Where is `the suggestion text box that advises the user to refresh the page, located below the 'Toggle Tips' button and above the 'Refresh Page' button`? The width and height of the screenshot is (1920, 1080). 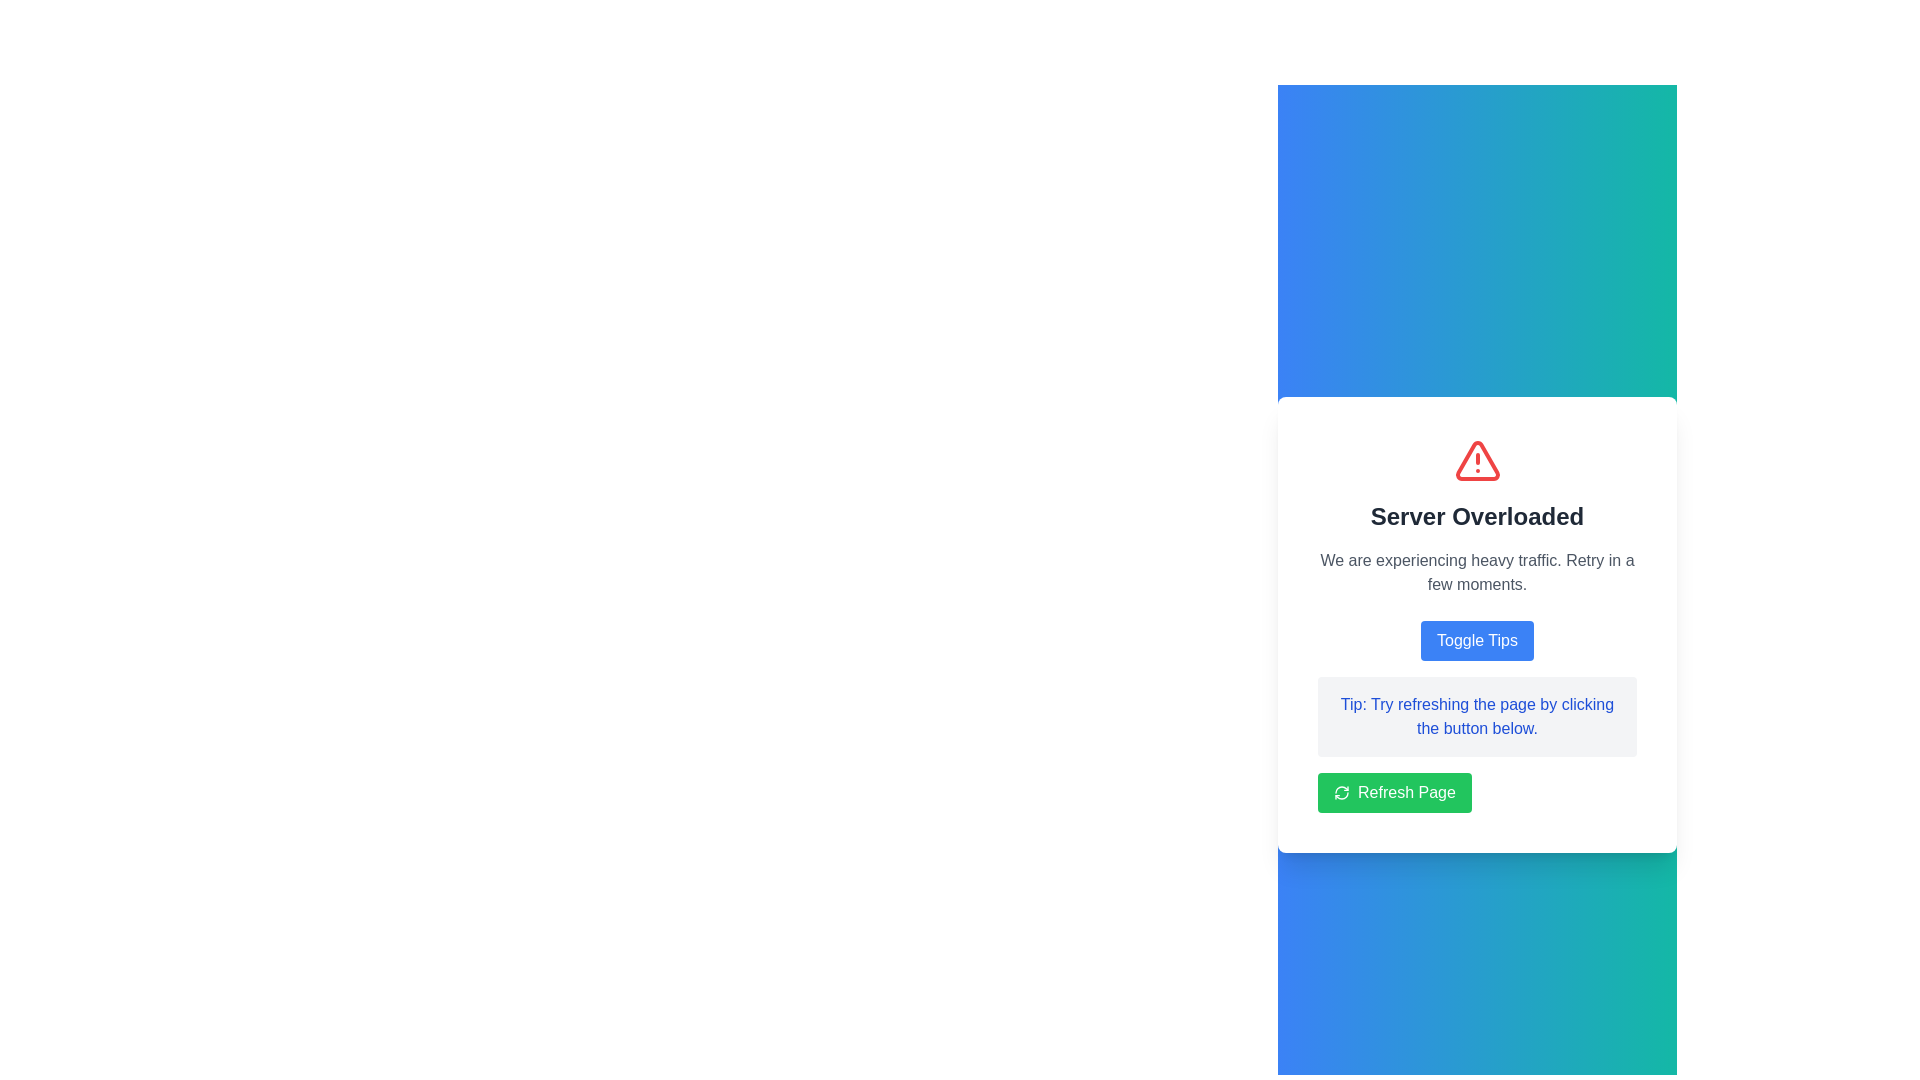
the suggestion text box that advises the user to refresh the page, located below the 'Toggle Tips' button and above the 'Refresh Page' button is located at coordinates (1477, 716).